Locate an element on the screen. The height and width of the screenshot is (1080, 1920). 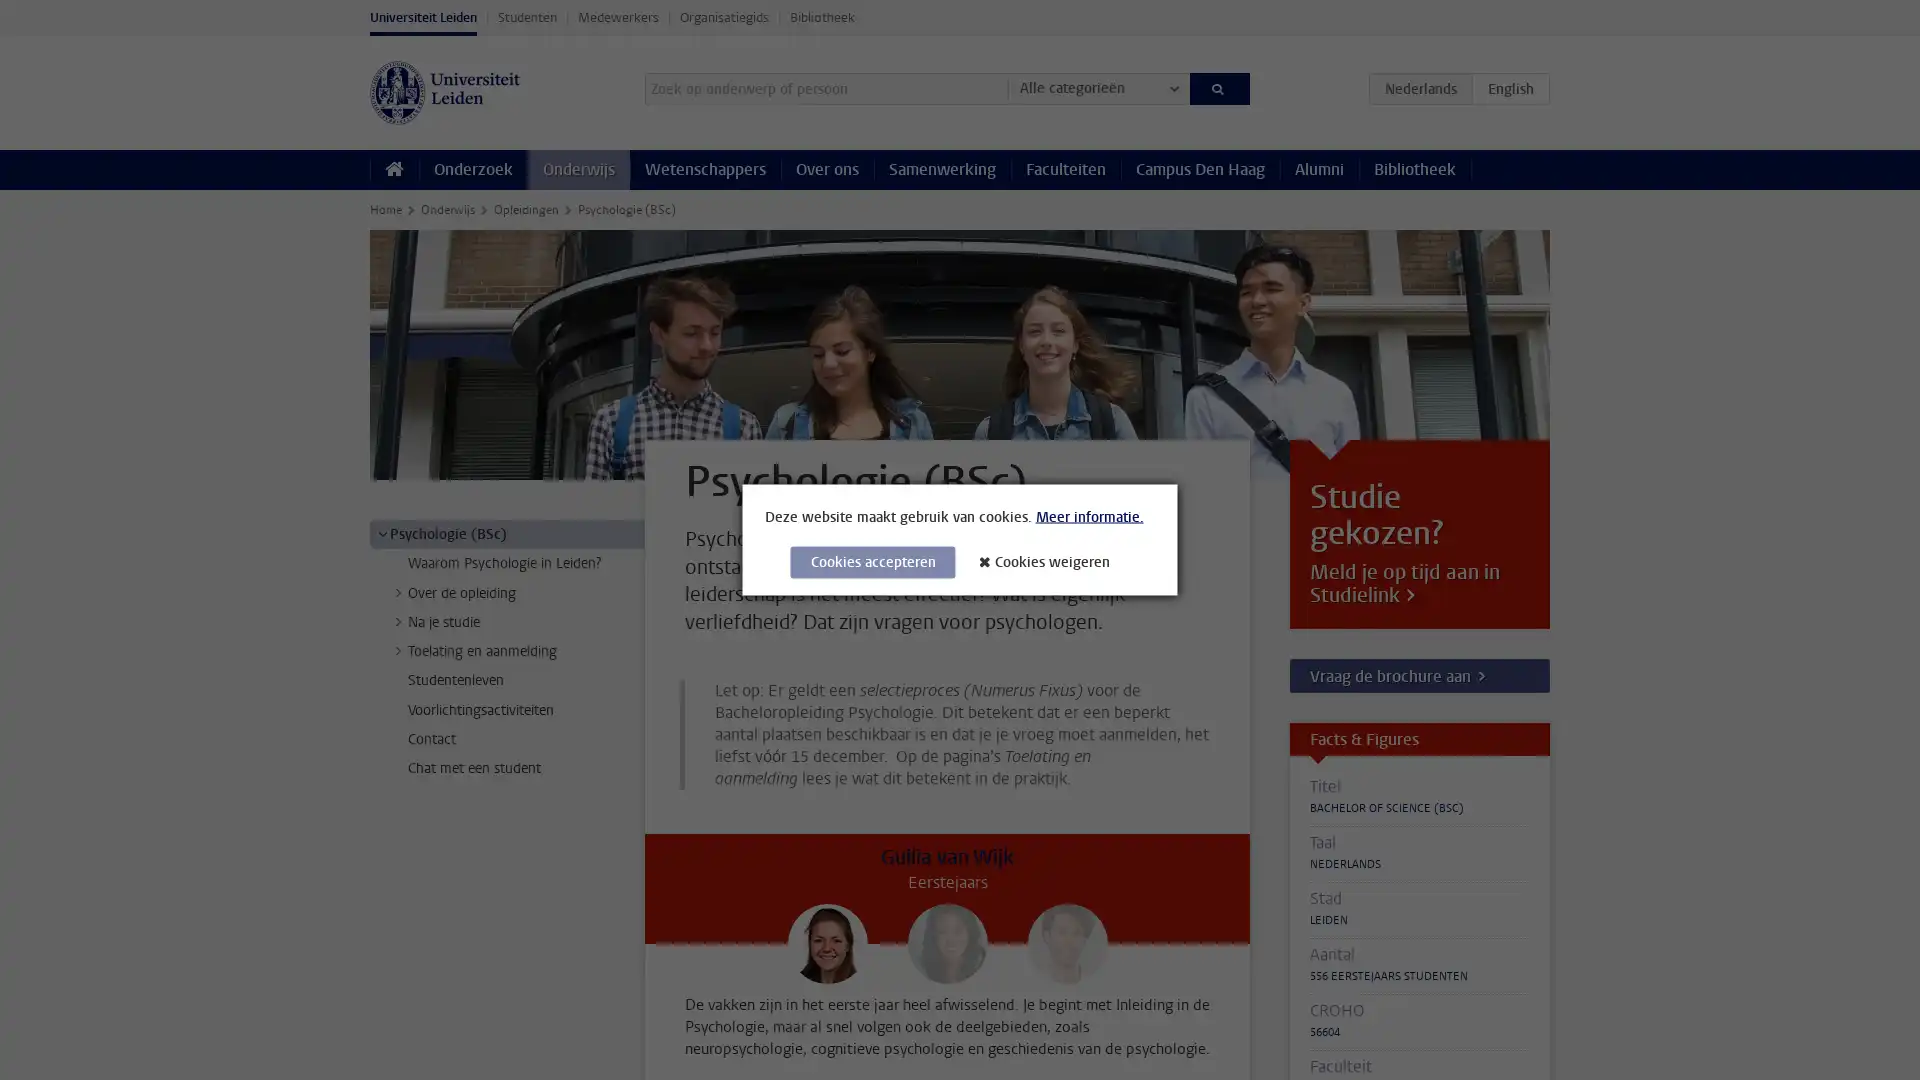
> is located at coordinates (398, 651).